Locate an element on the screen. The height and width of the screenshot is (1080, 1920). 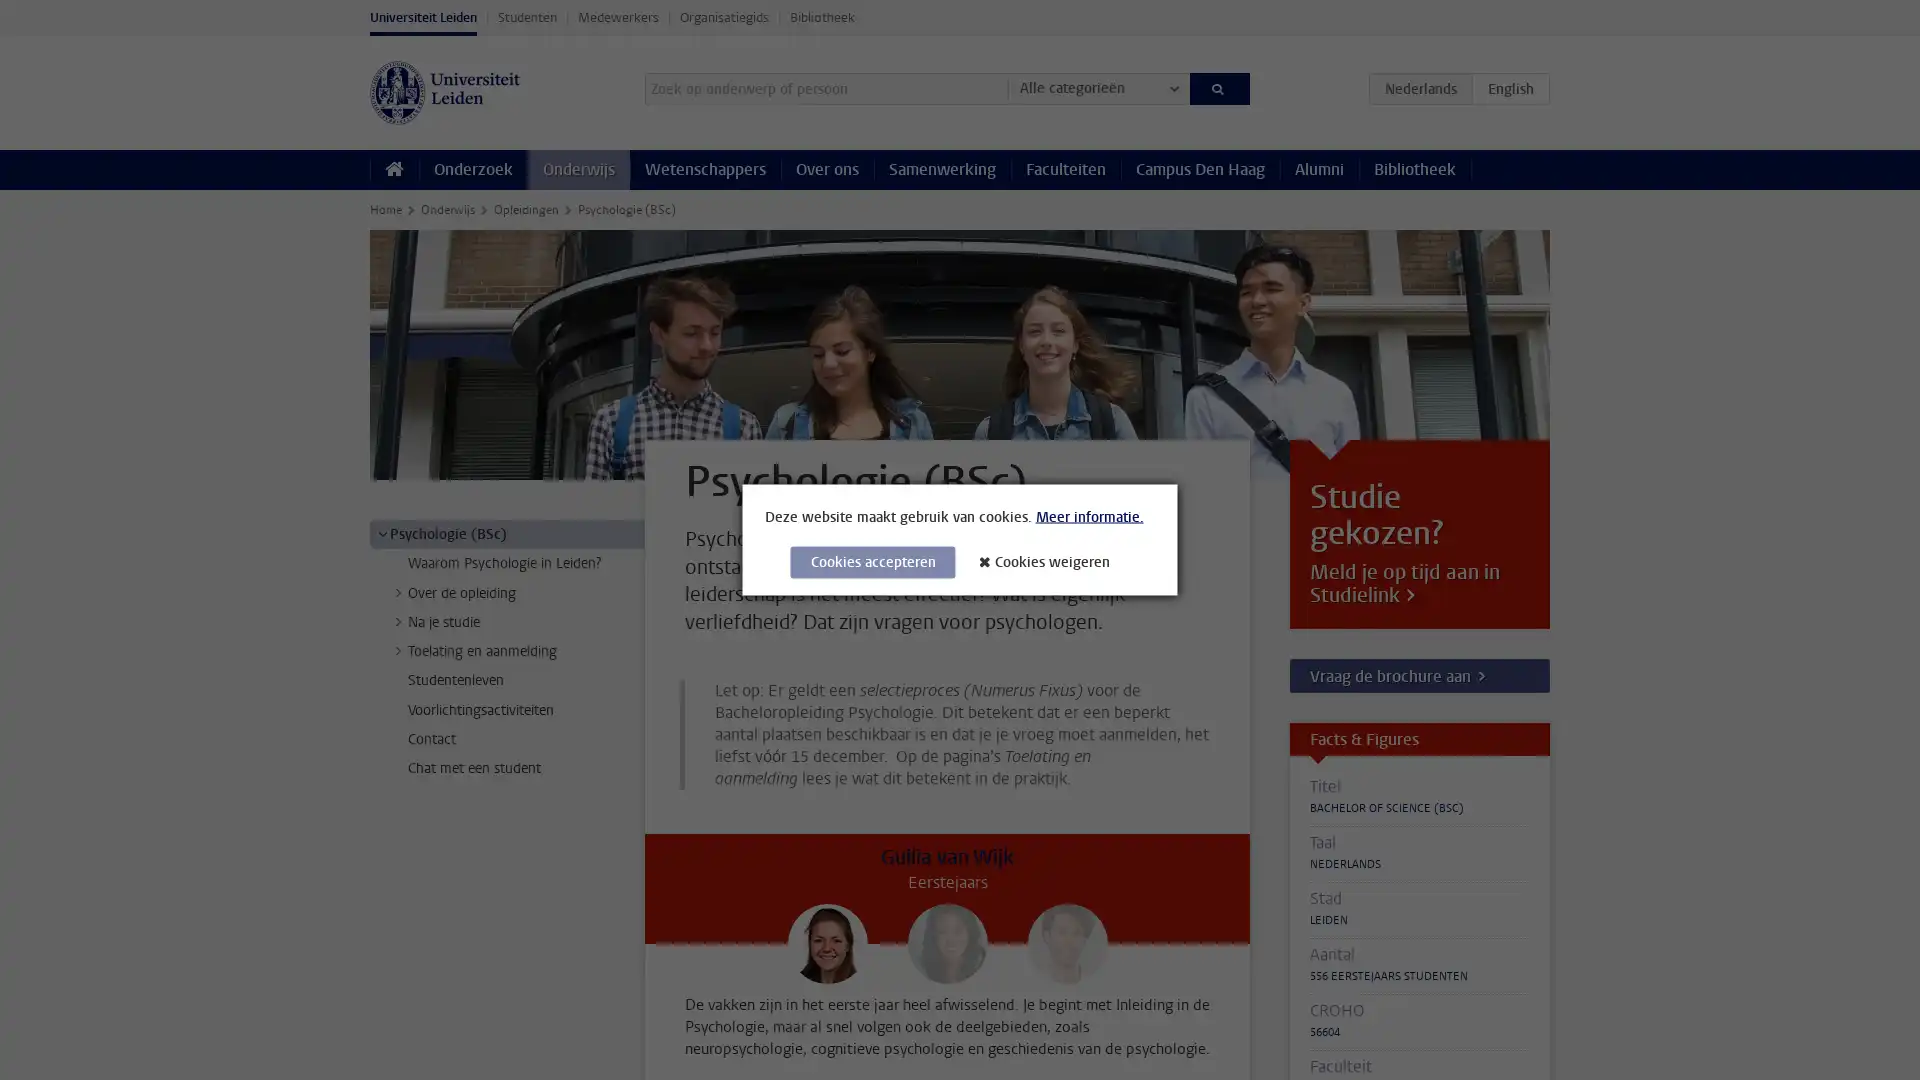
> is located at coordinates (398, 651).